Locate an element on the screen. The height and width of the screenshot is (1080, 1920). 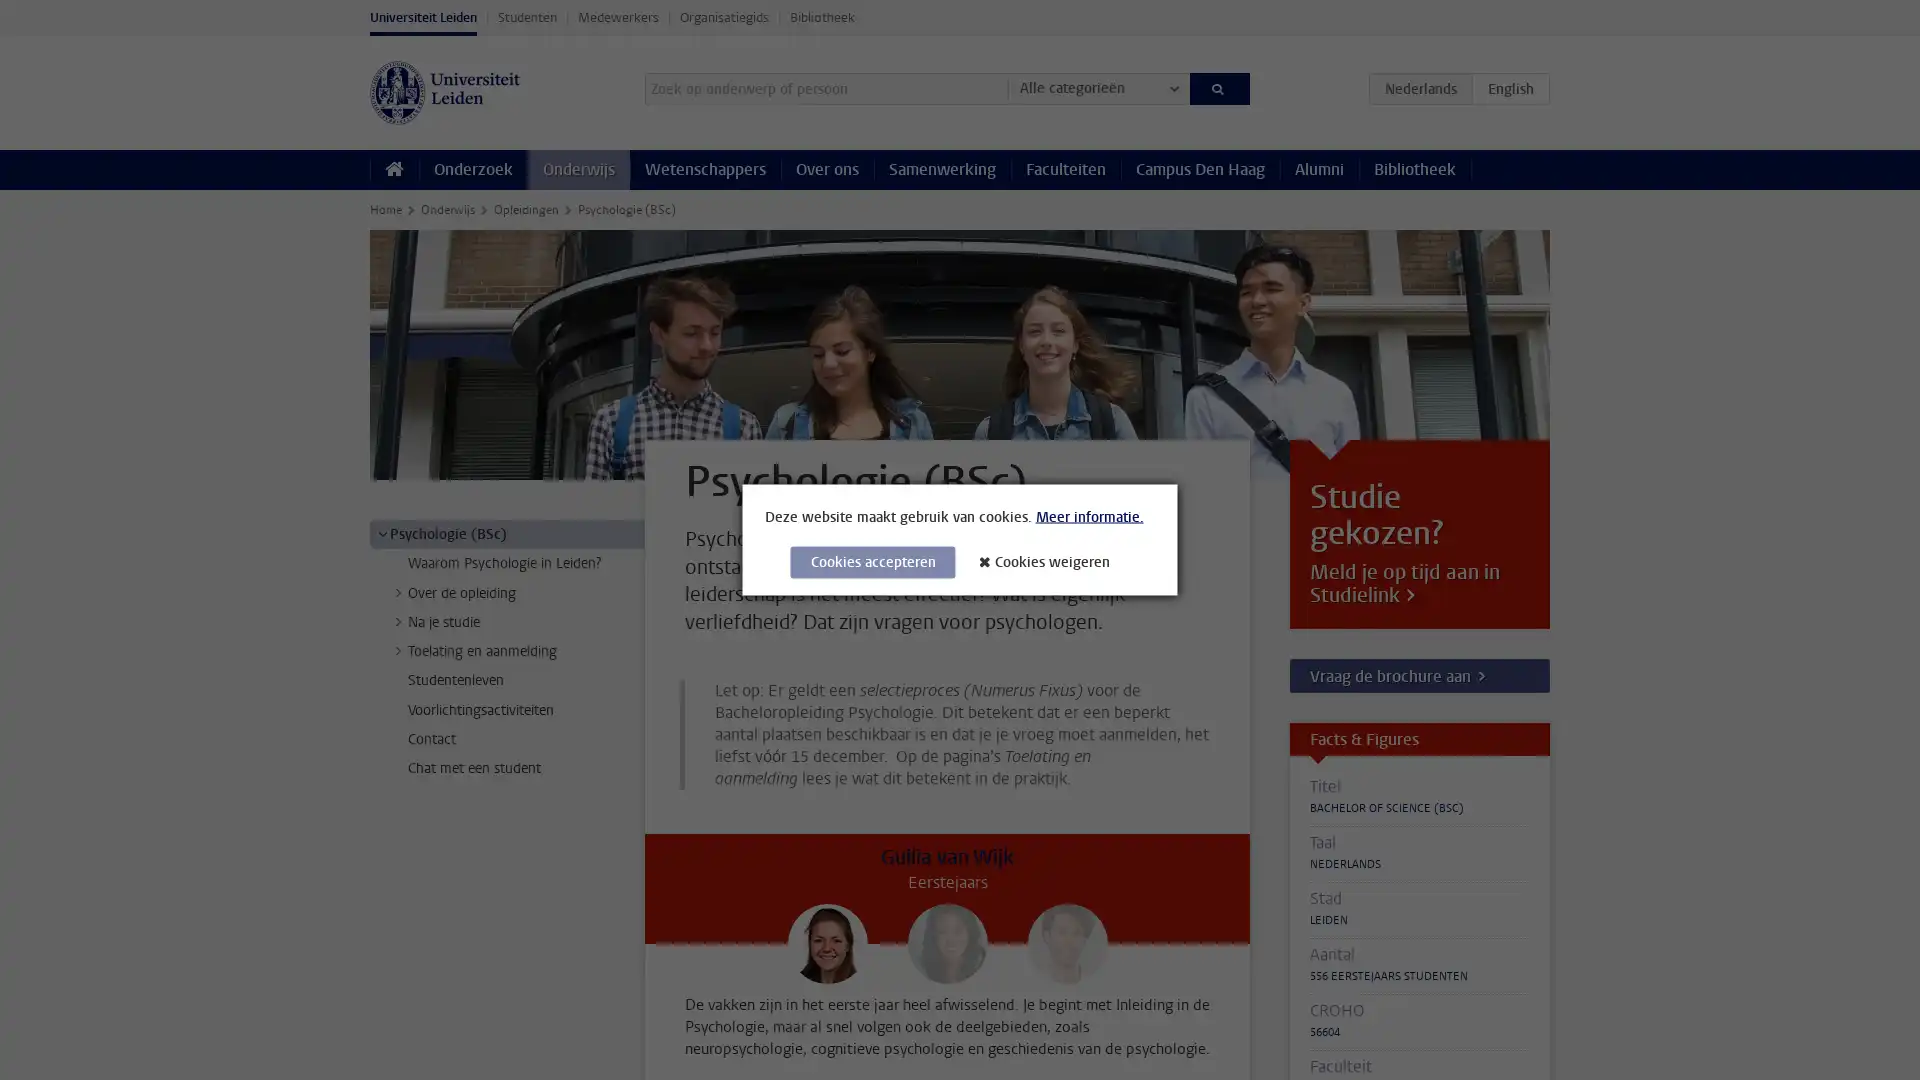
> is located at coordinates (398, 651).